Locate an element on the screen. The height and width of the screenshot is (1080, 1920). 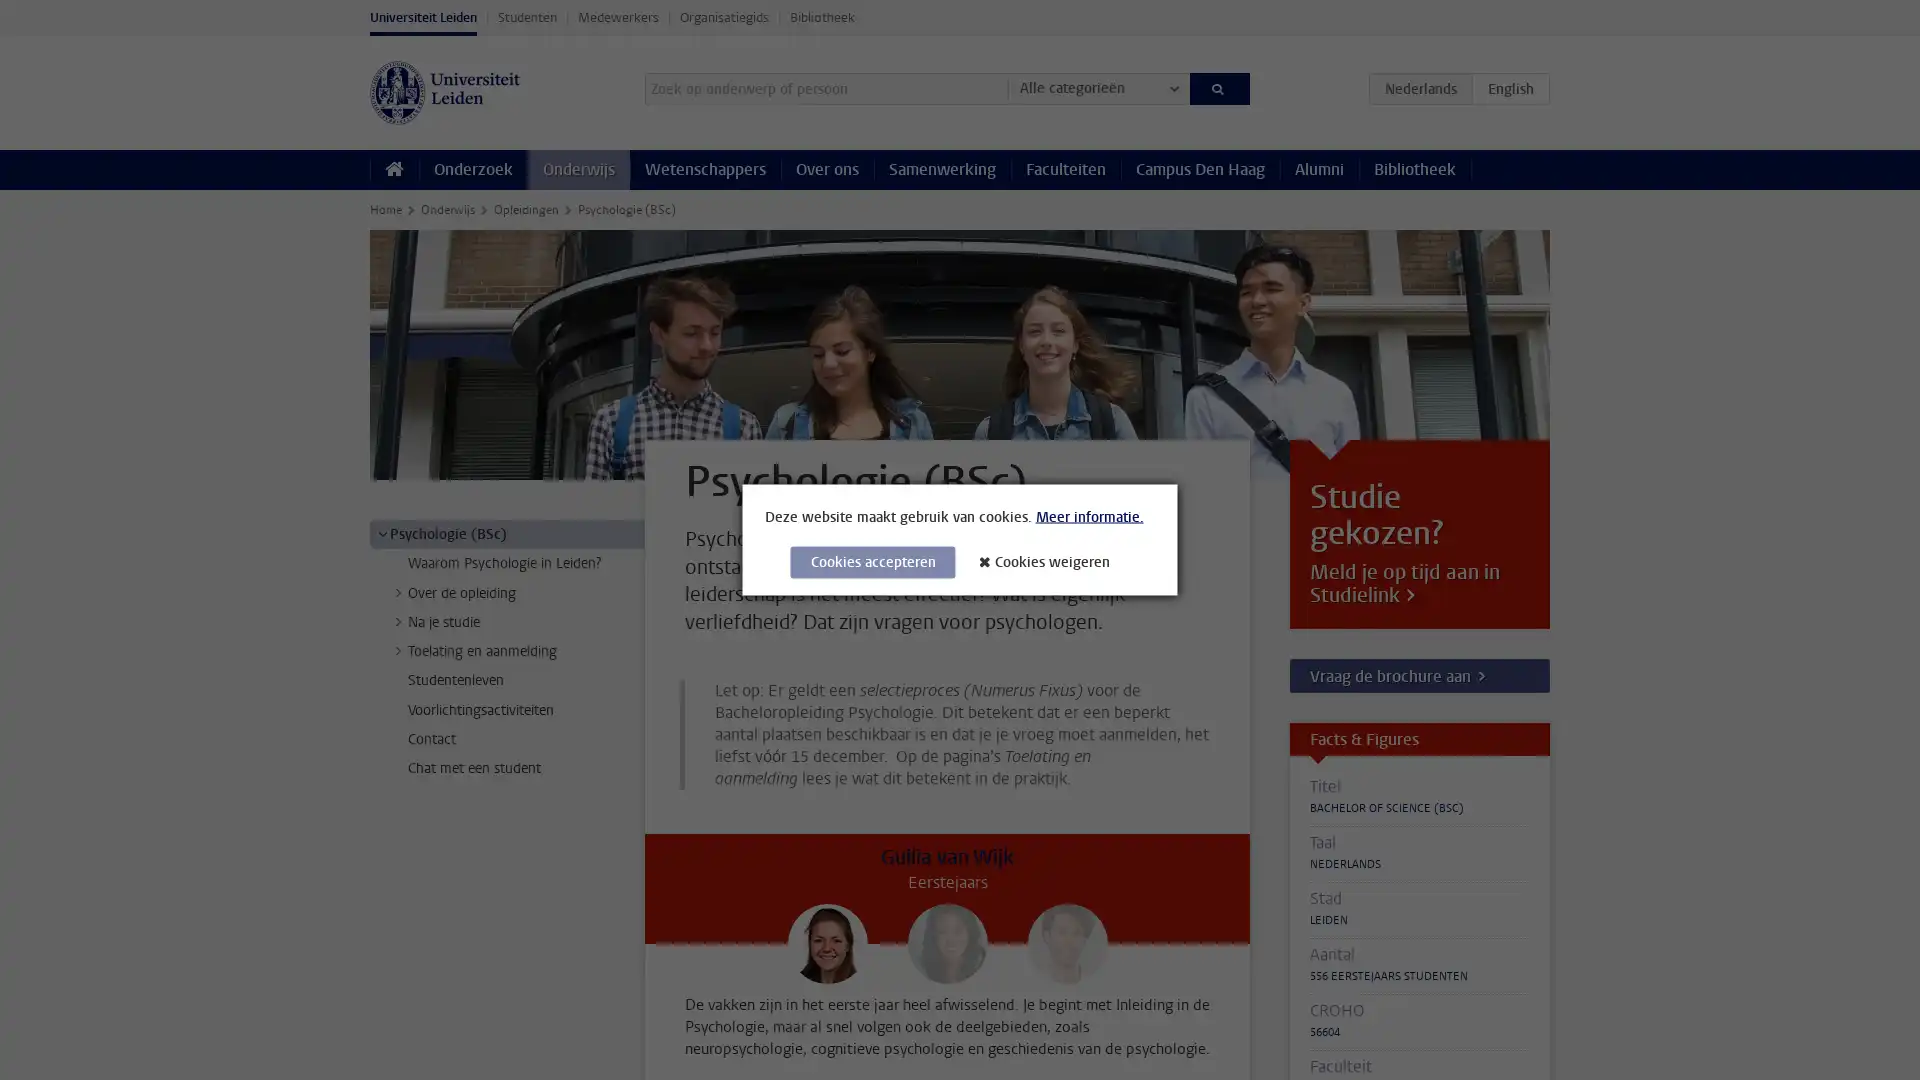
> is located at coordinates (398, 651).